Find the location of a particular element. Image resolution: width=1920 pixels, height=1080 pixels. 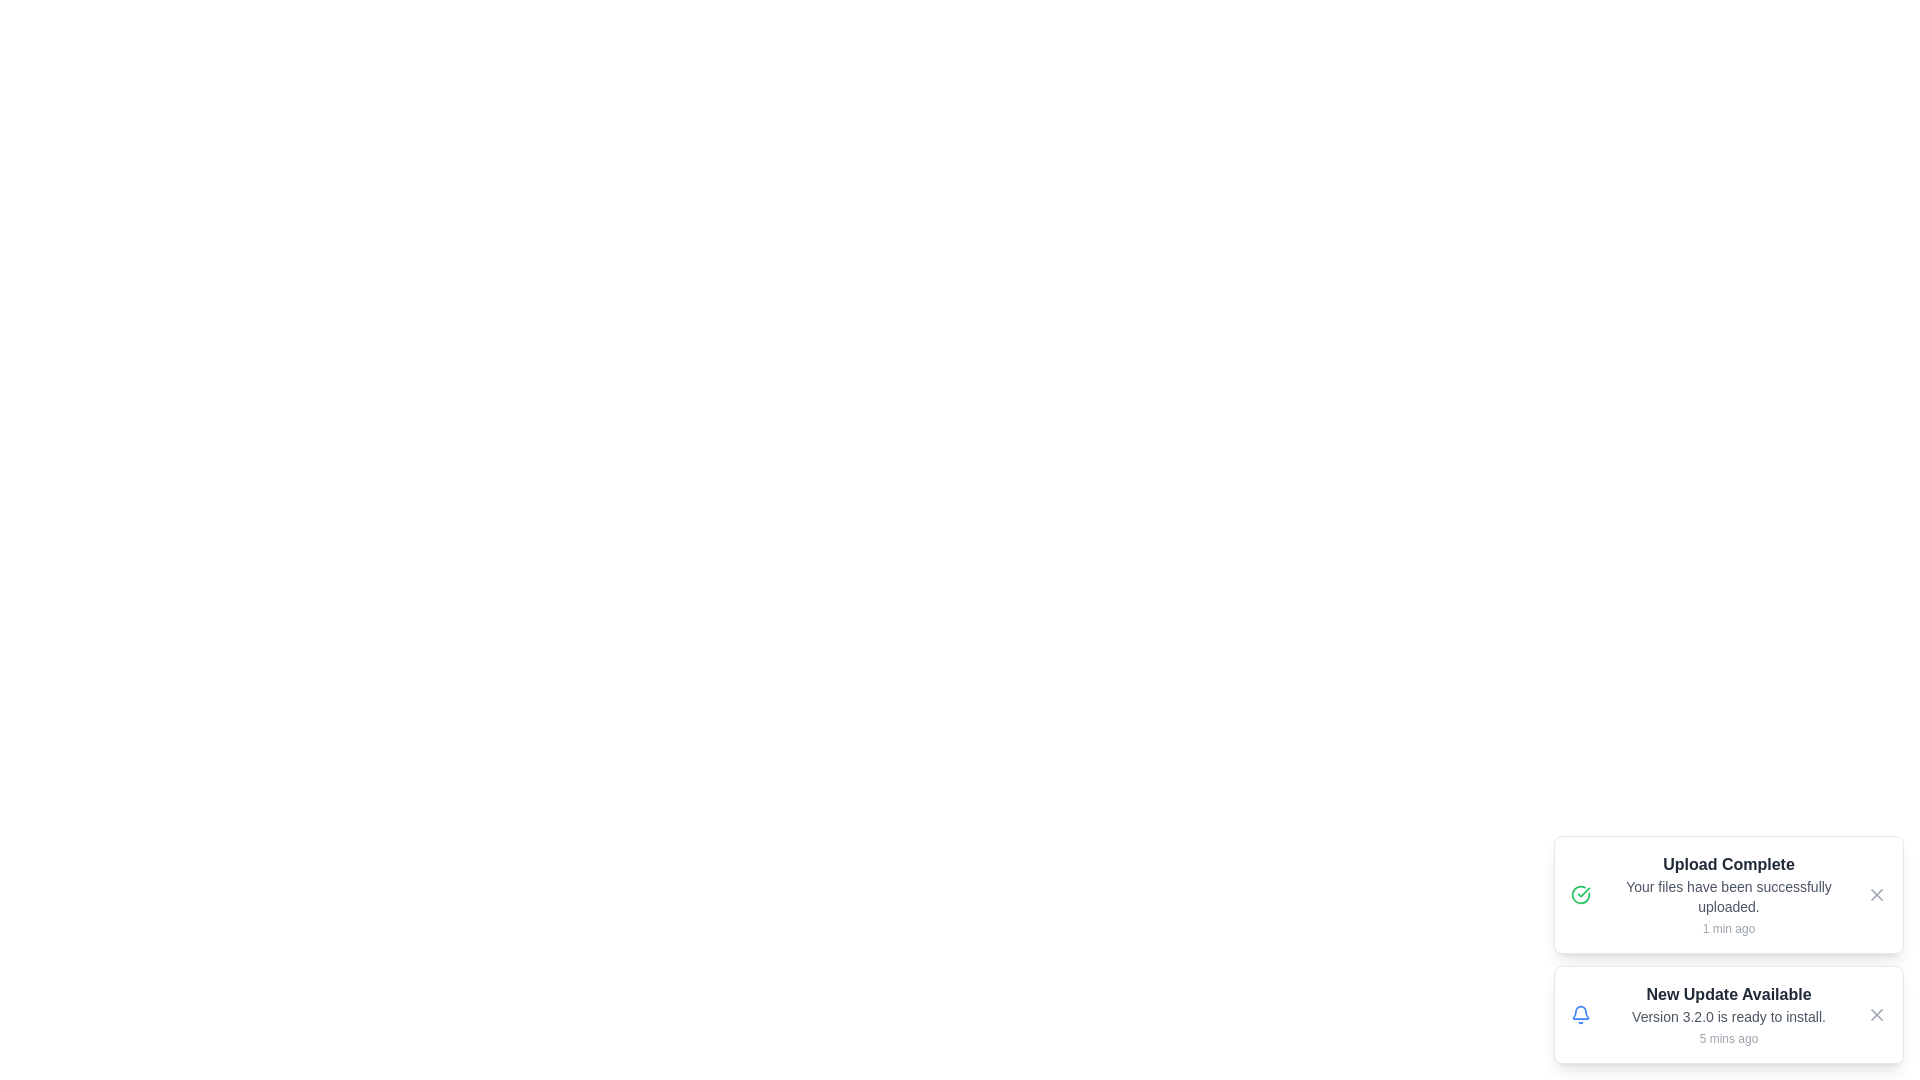

notification message about the new software update located in the bottom-right corner of the interface, within a white, rounded background card, below the 'Upload Complete' card is located at coordinates (1727, 1014).